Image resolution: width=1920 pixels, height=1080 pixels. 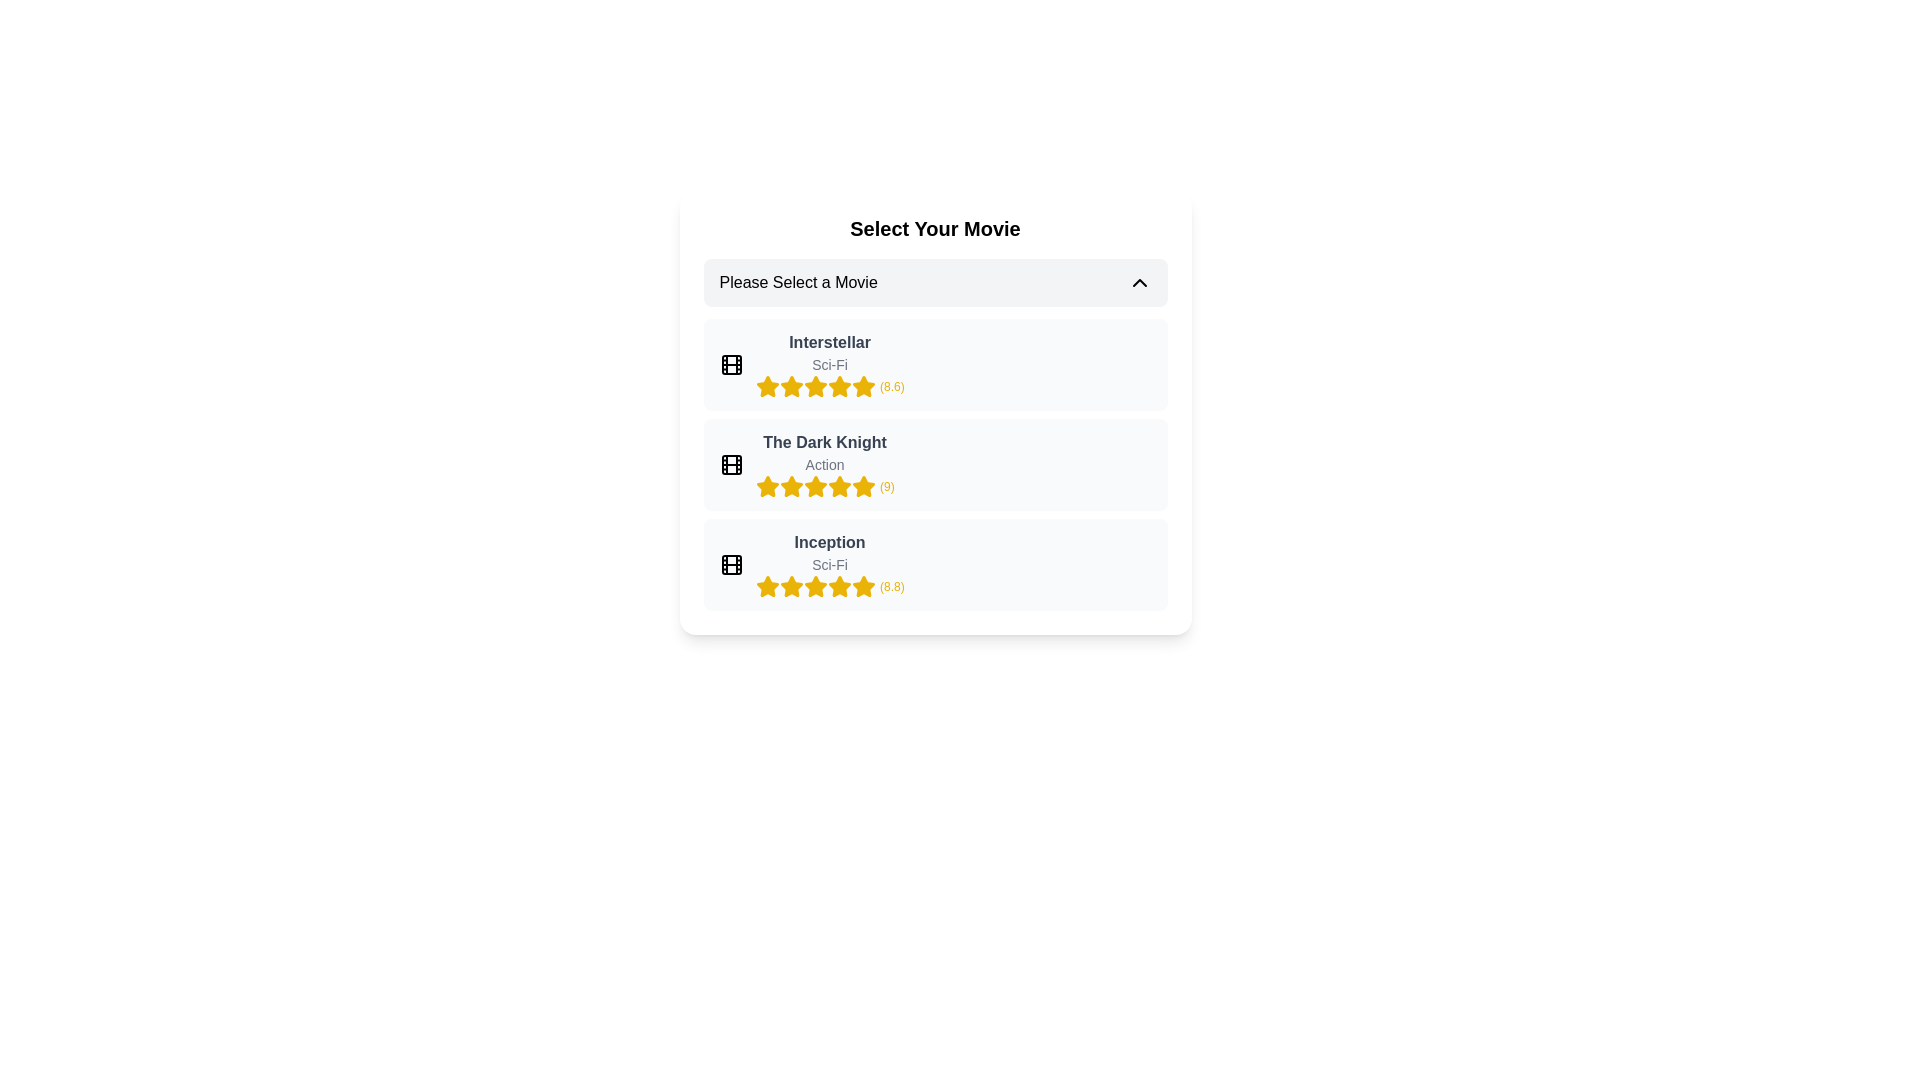 I want to click on text label displaying the title of the movie 'Interstellar', which is located in the first row of a vertical list of movies under the header 'Select Your Movie', so click(x=830, y=342).